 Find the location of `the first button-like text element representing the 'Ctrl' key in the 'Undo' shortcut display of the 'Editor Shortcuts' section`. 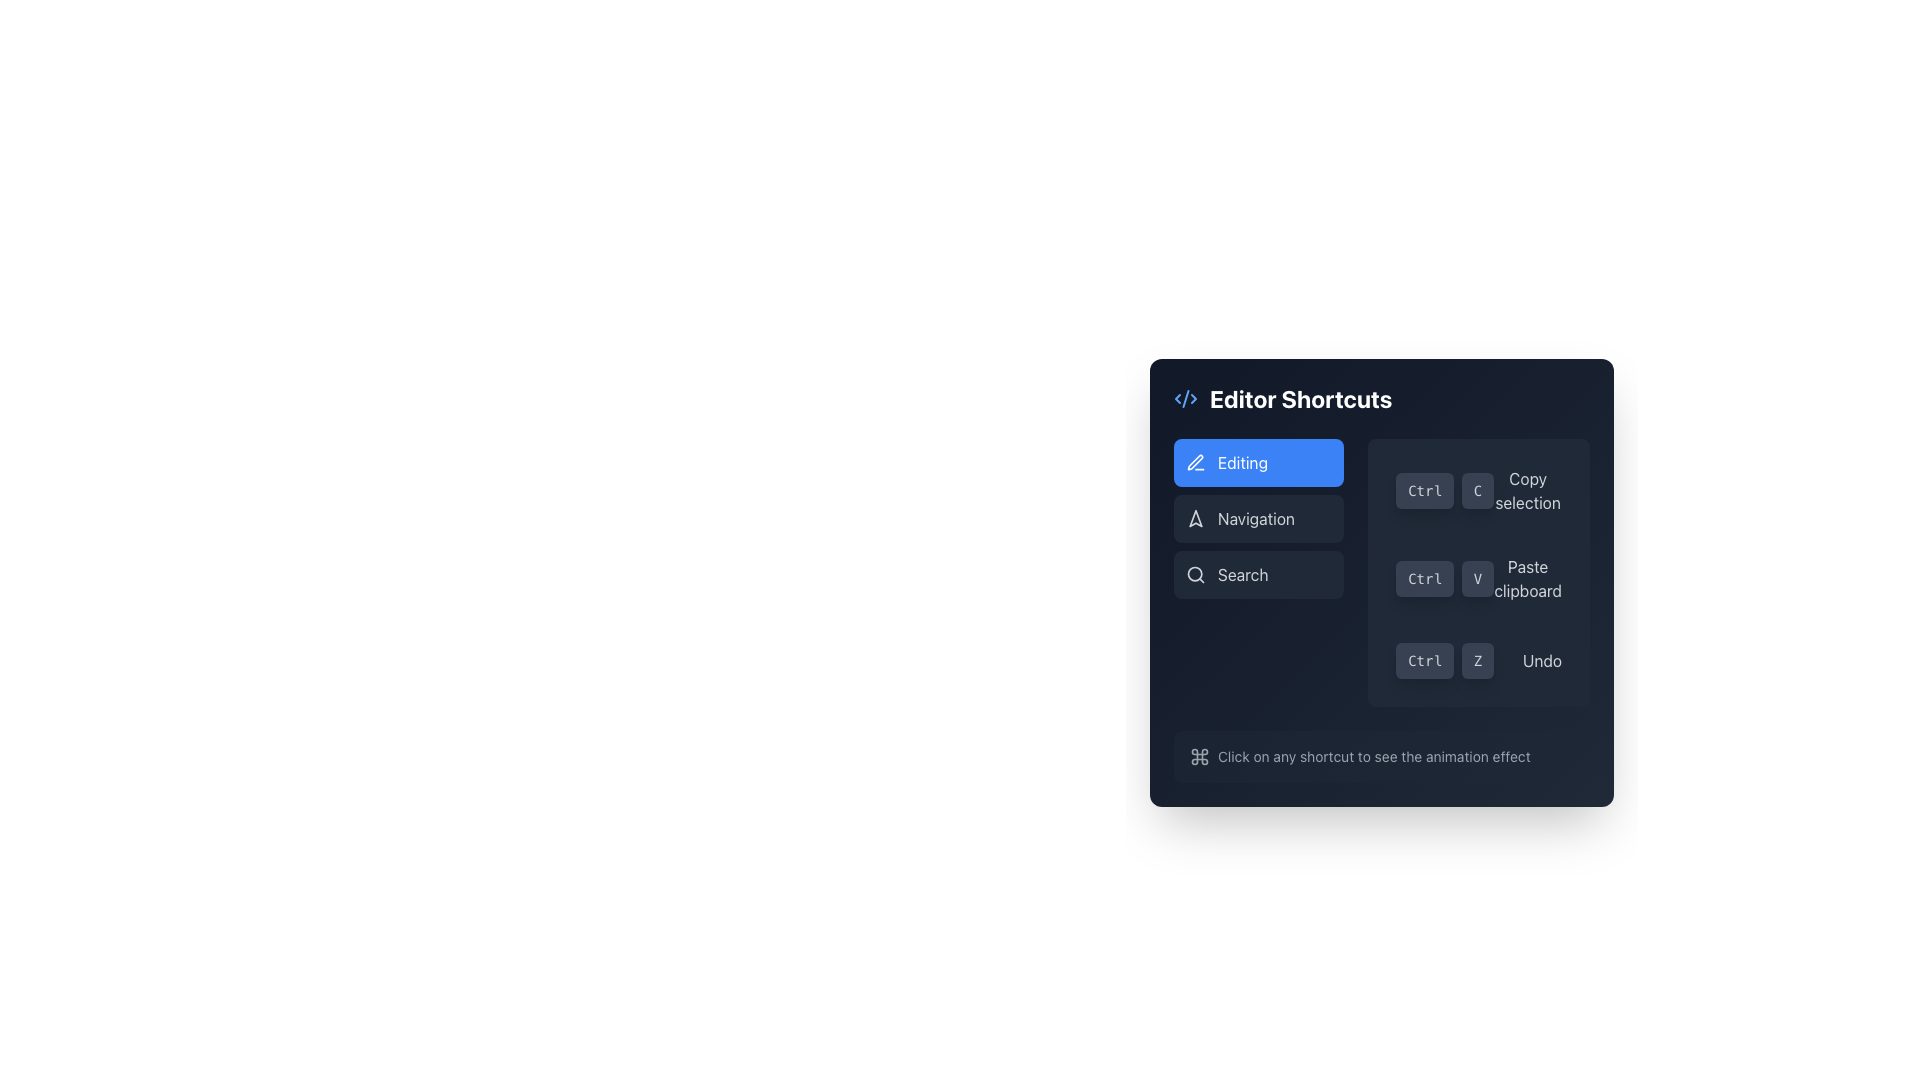

the first button-like text element representing the 'Ctrl' key in the 'Undo' shortcut display of the 'Editor Shortcuts' section is located at coordinates (1424, 660).